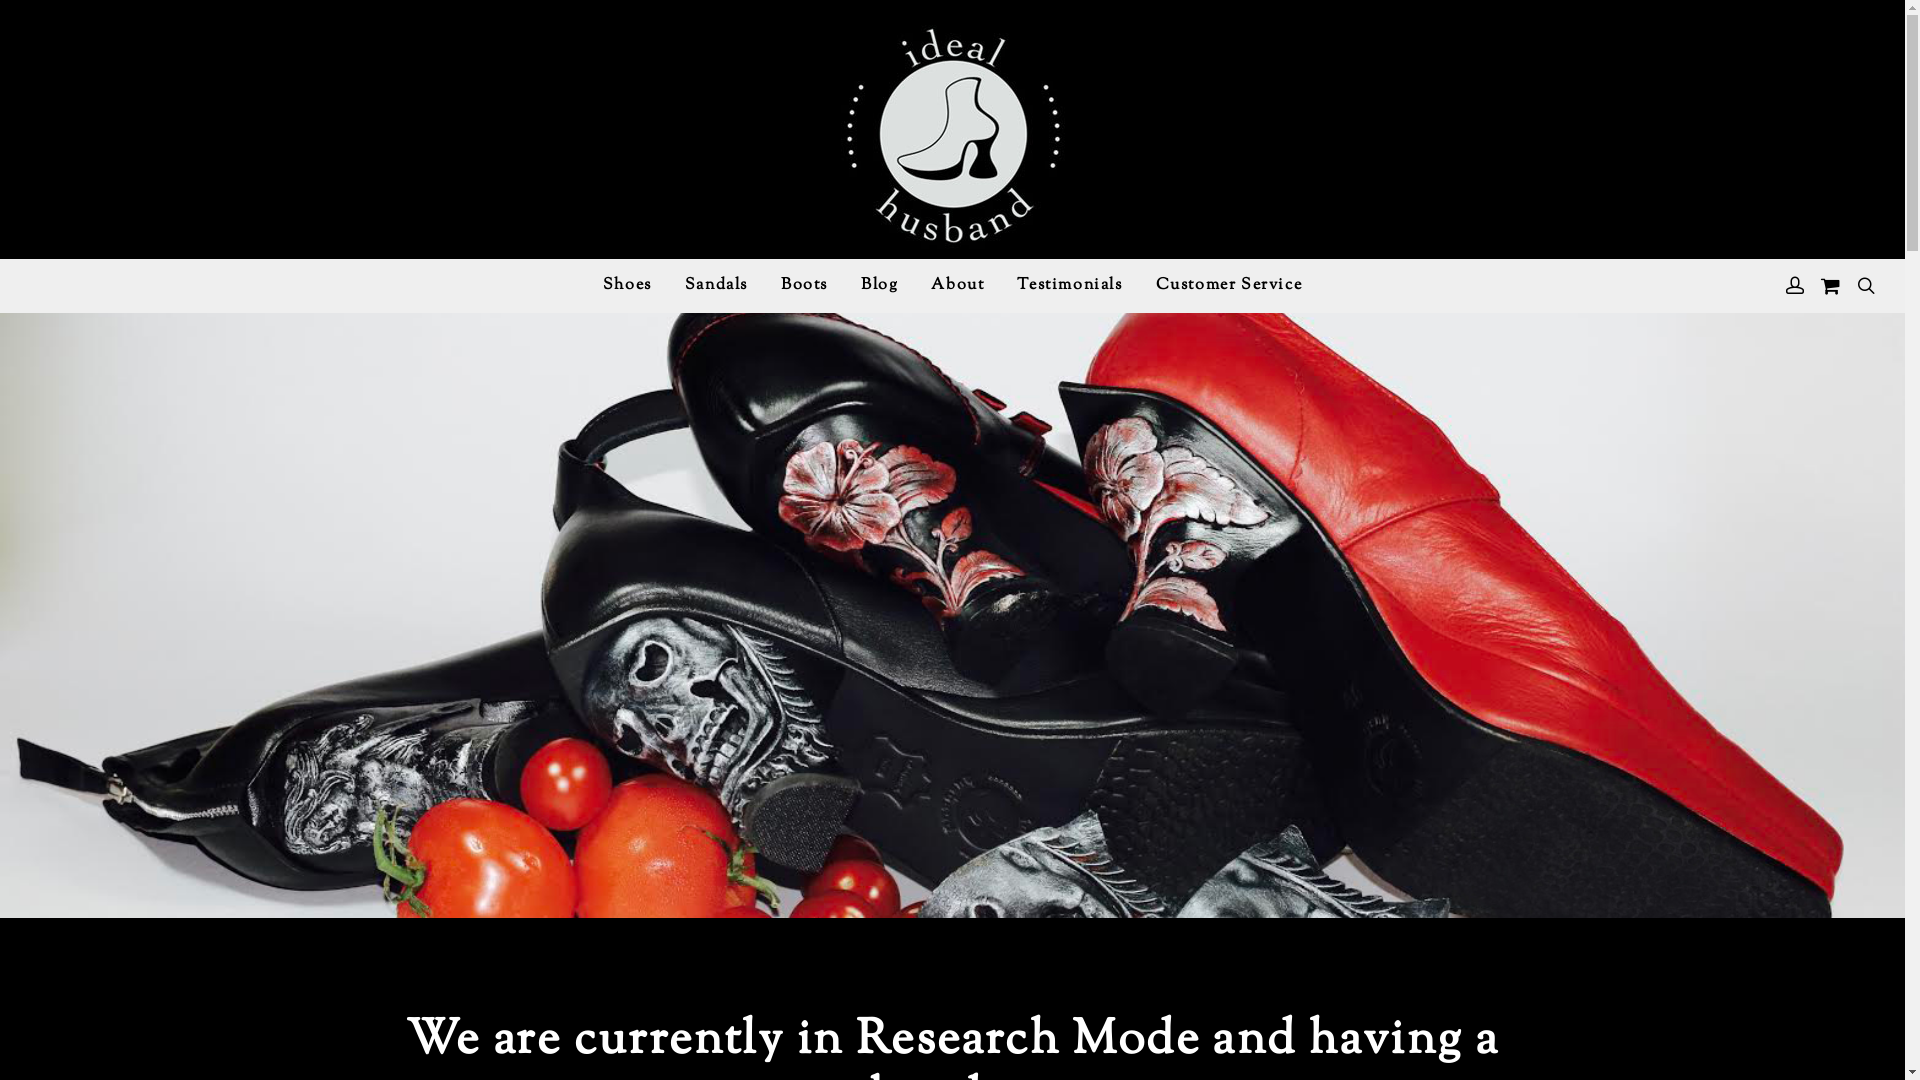 This screenshot has width=1920, height=1080. What do you see at coordinates (780, 285) in the screenshot?
I see `'Boots'` at bounding box center [780, 285].